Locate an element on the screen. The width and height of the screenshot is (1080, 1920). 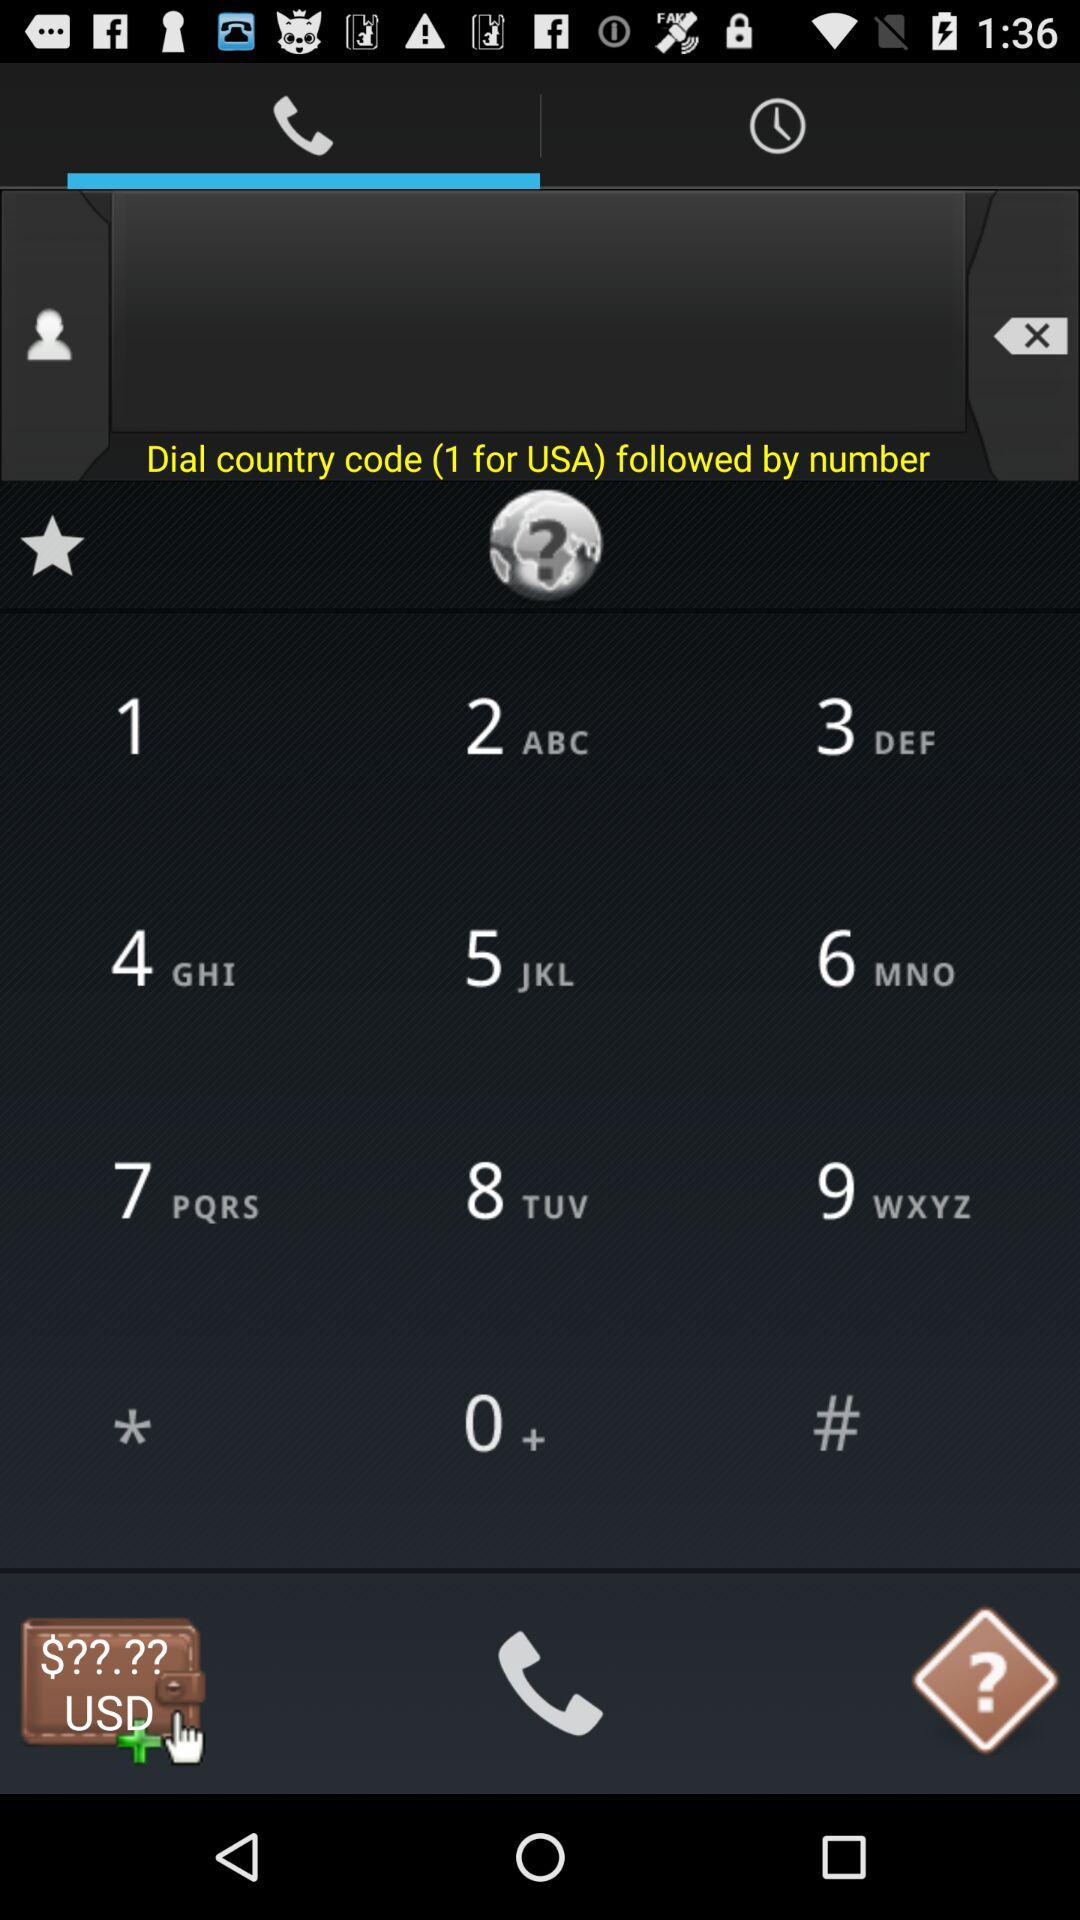
the number 5 is located at coordinates (540, 960).